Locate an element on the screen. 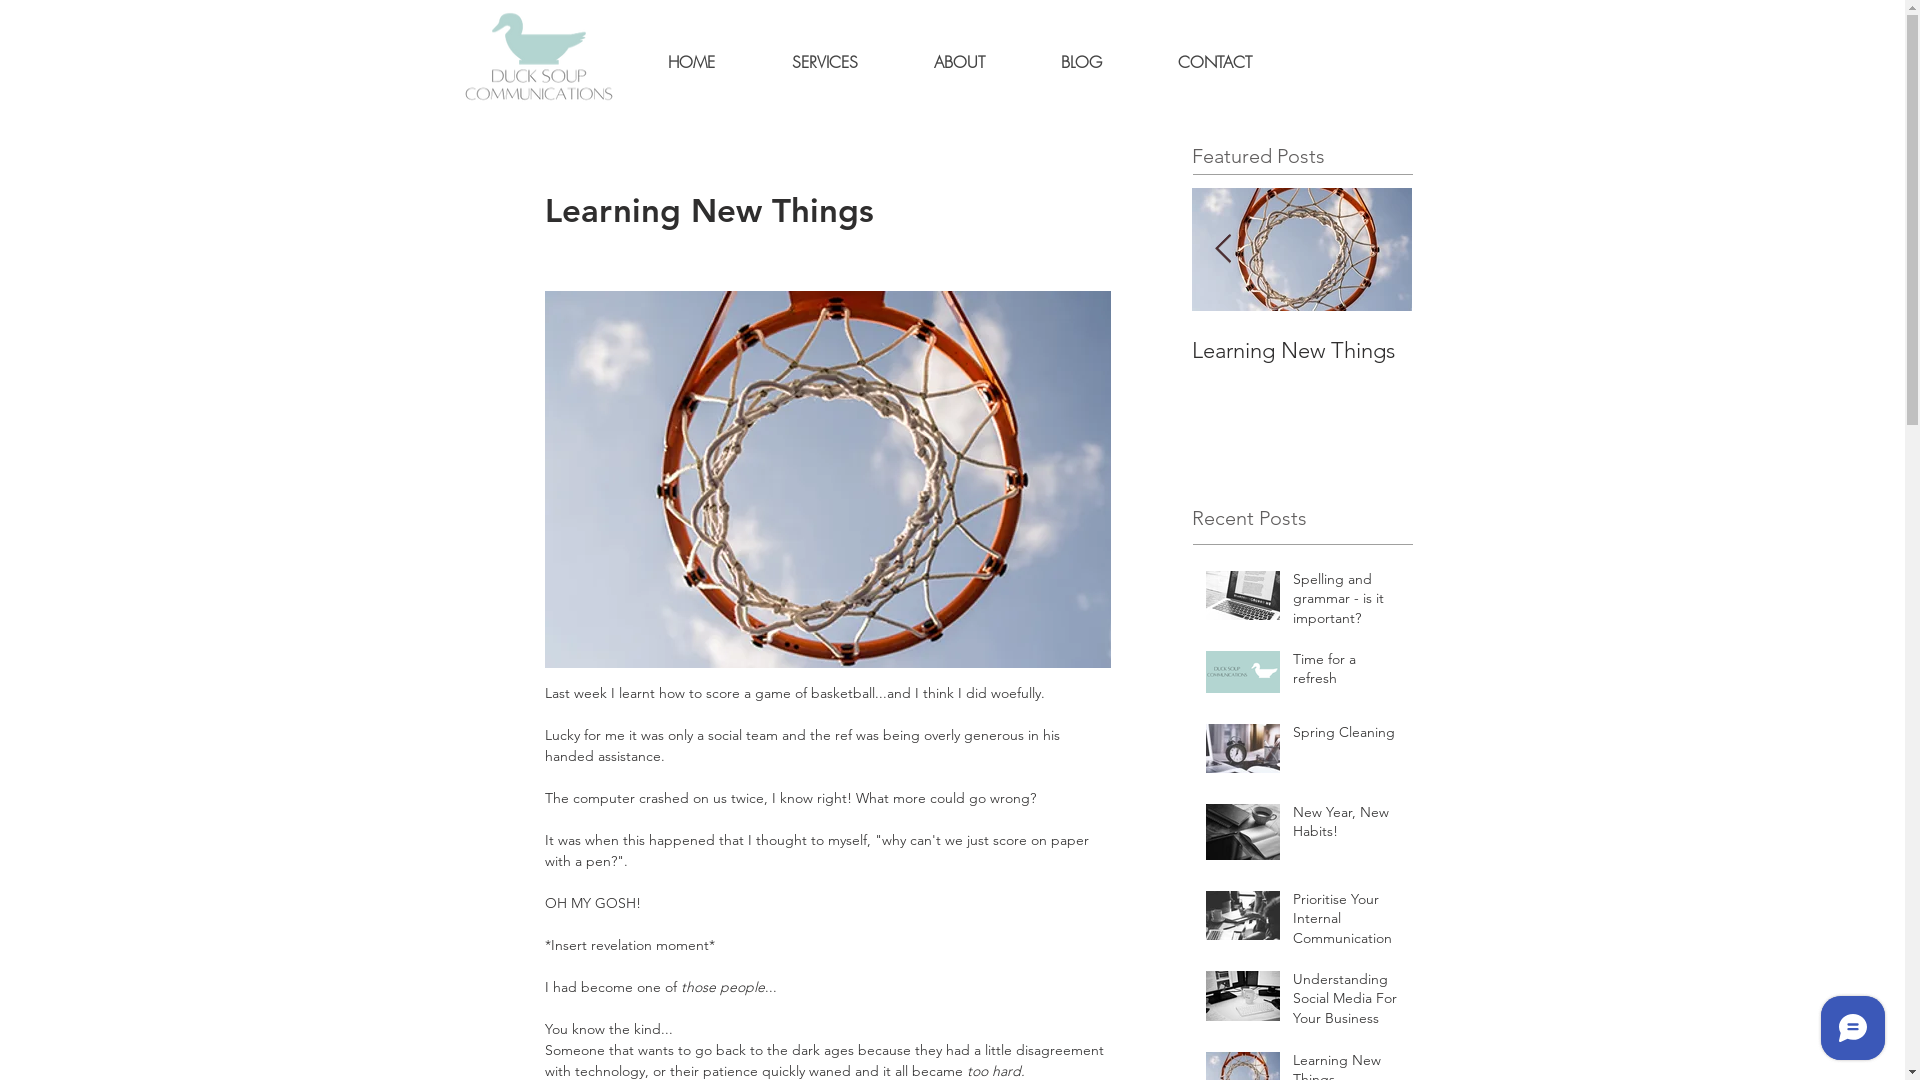  'Understanding Social Media For Your Business' is located at coordinates (1080, 377).